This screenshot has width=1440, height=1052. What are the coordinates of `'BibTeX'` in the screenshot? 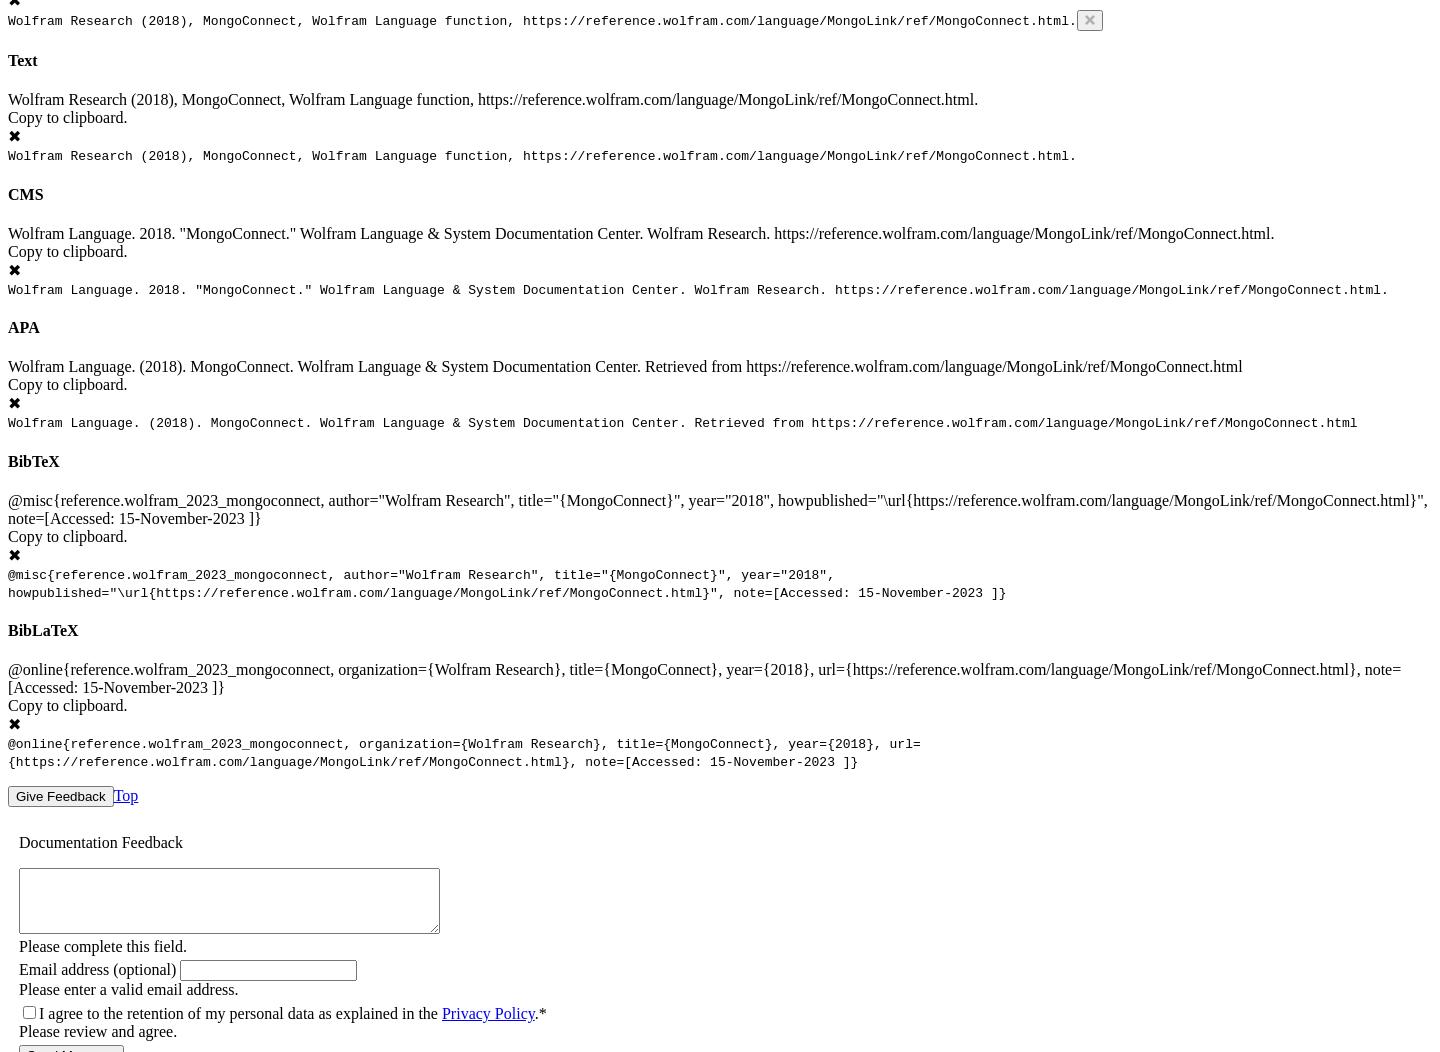 It's located at (7, 460).